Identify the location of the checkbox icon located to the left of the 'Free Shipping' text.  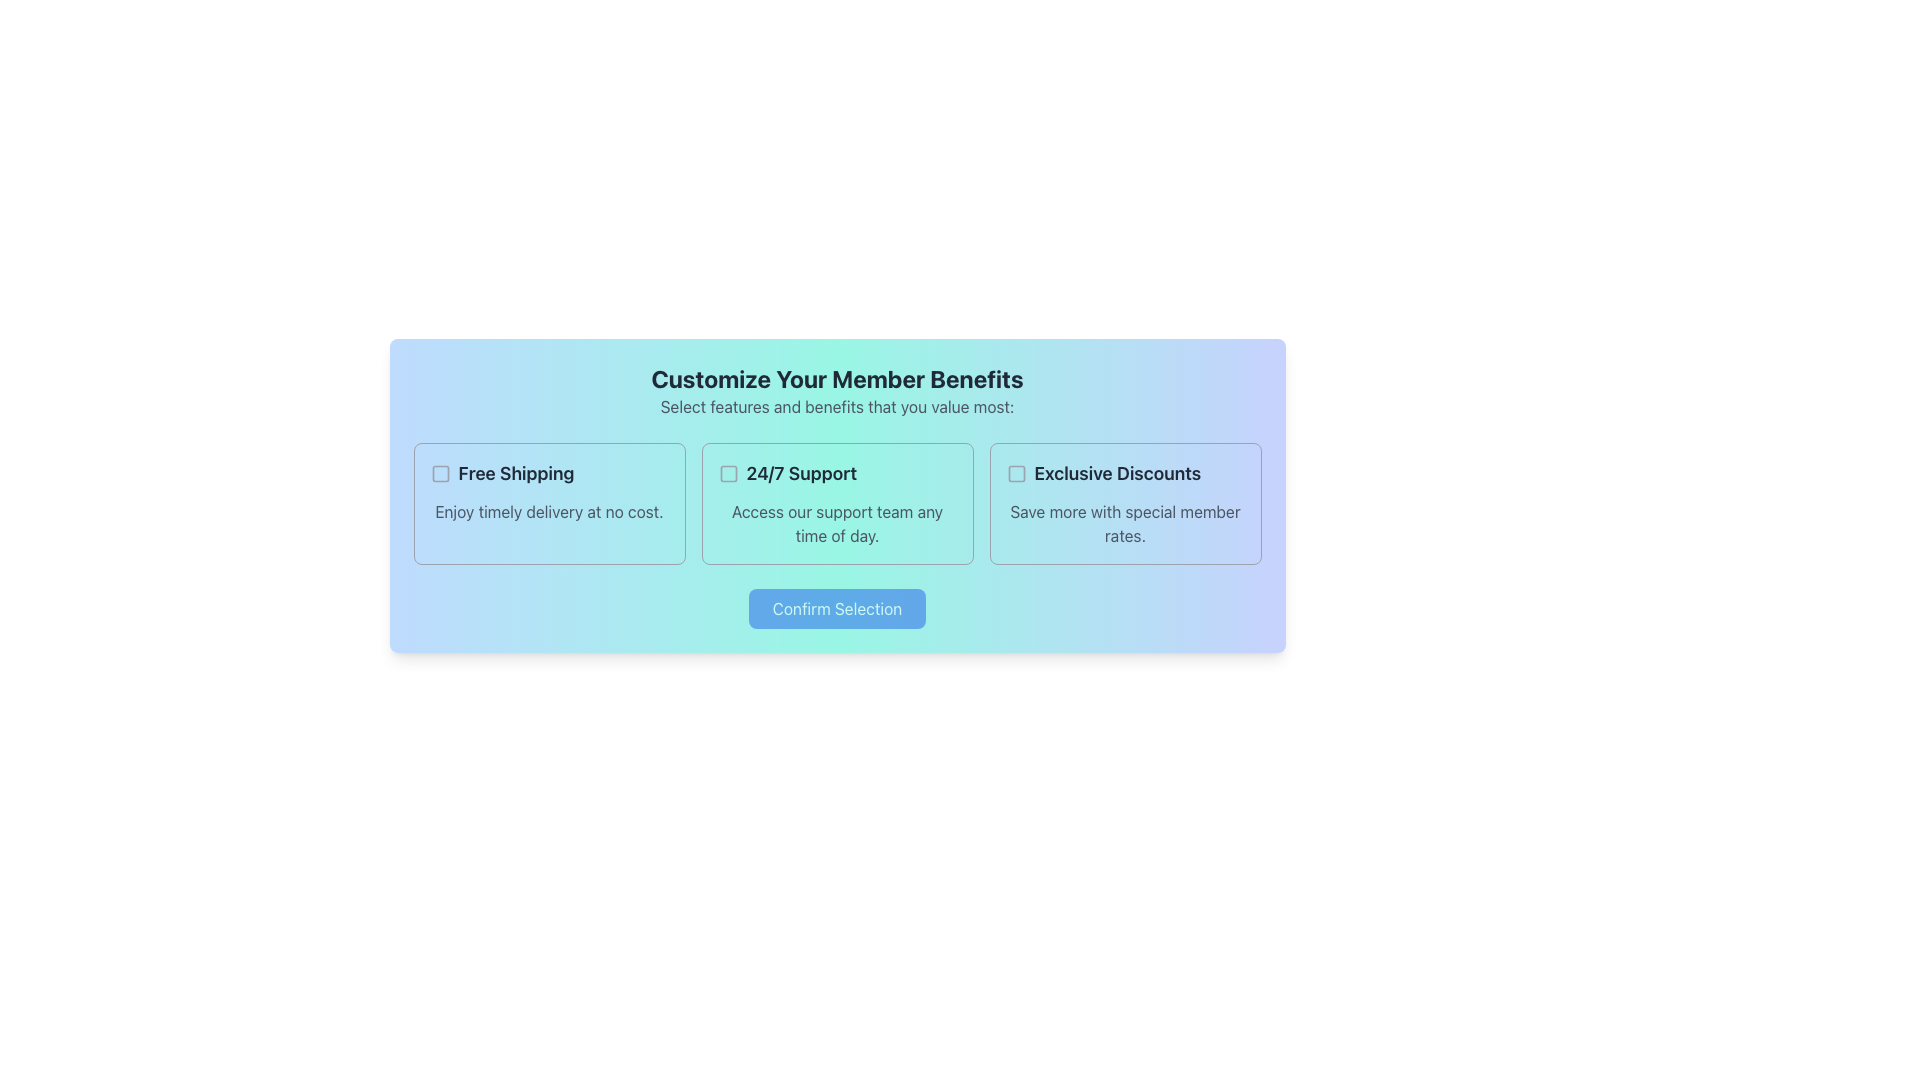
(439, 474).